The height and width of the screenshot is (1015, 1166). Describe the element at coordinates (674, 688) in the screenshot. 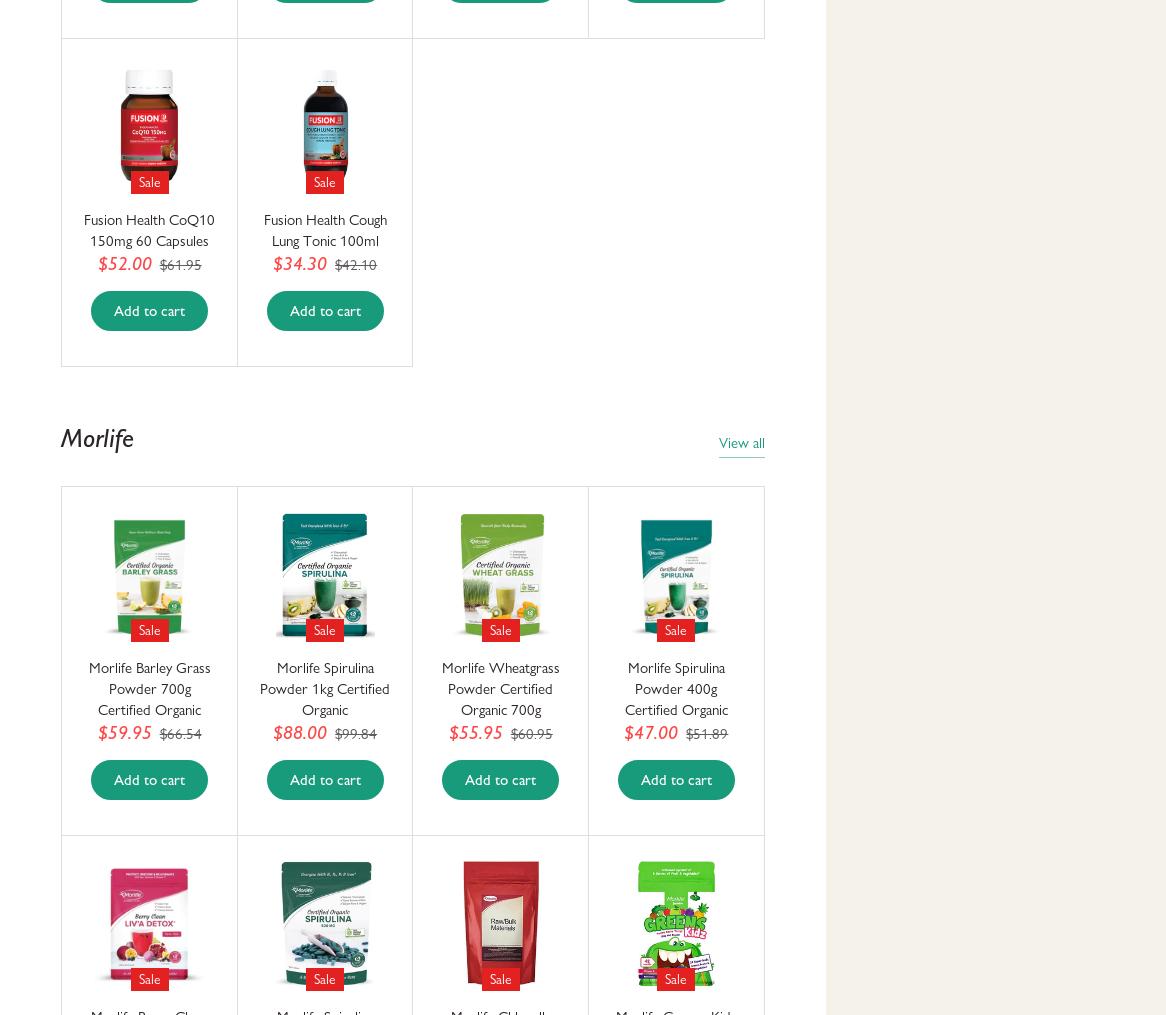

I see `'Morlife Spirulina Powder 400g Certified Organic'` at that location.